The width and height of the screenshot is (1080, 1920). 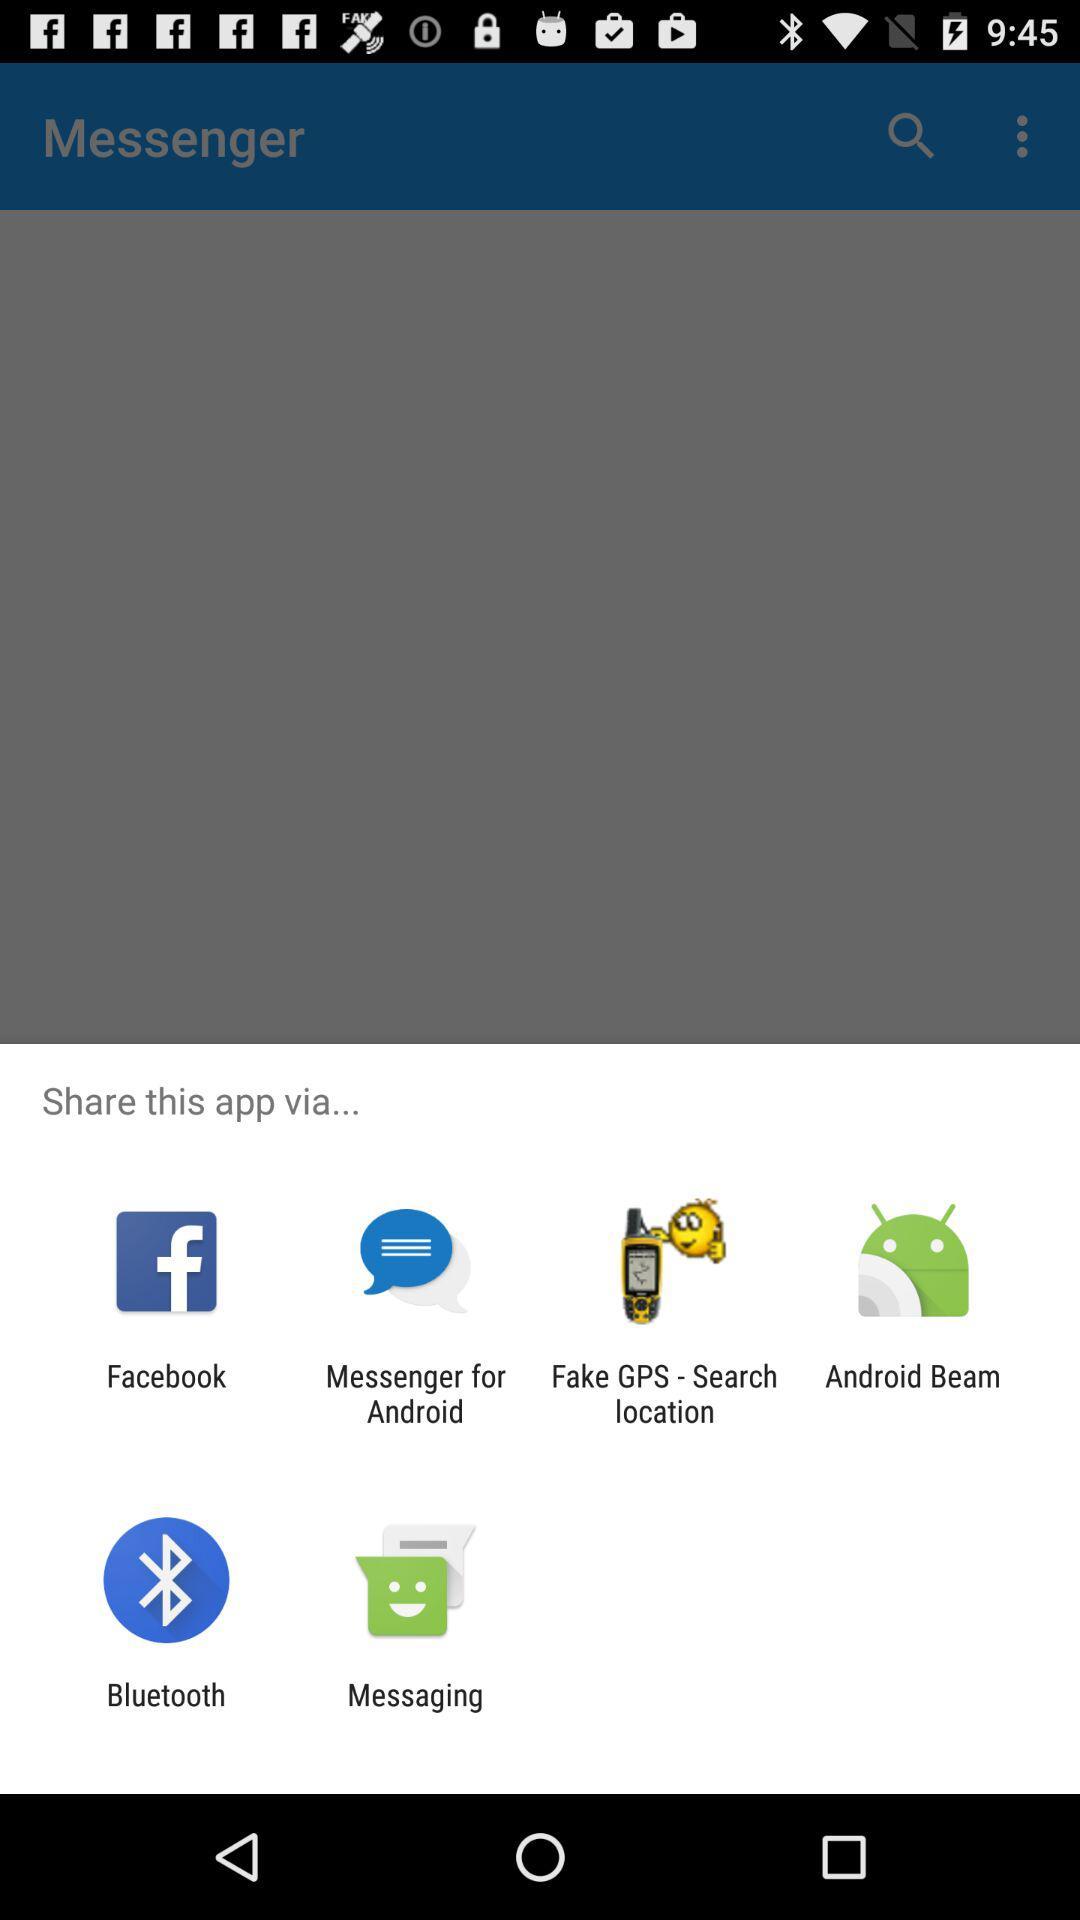 What do you see at coordinates (414, 1392) in the screenshot?
I see `the app next to fake gps search` at bounding box center [414, 1392].